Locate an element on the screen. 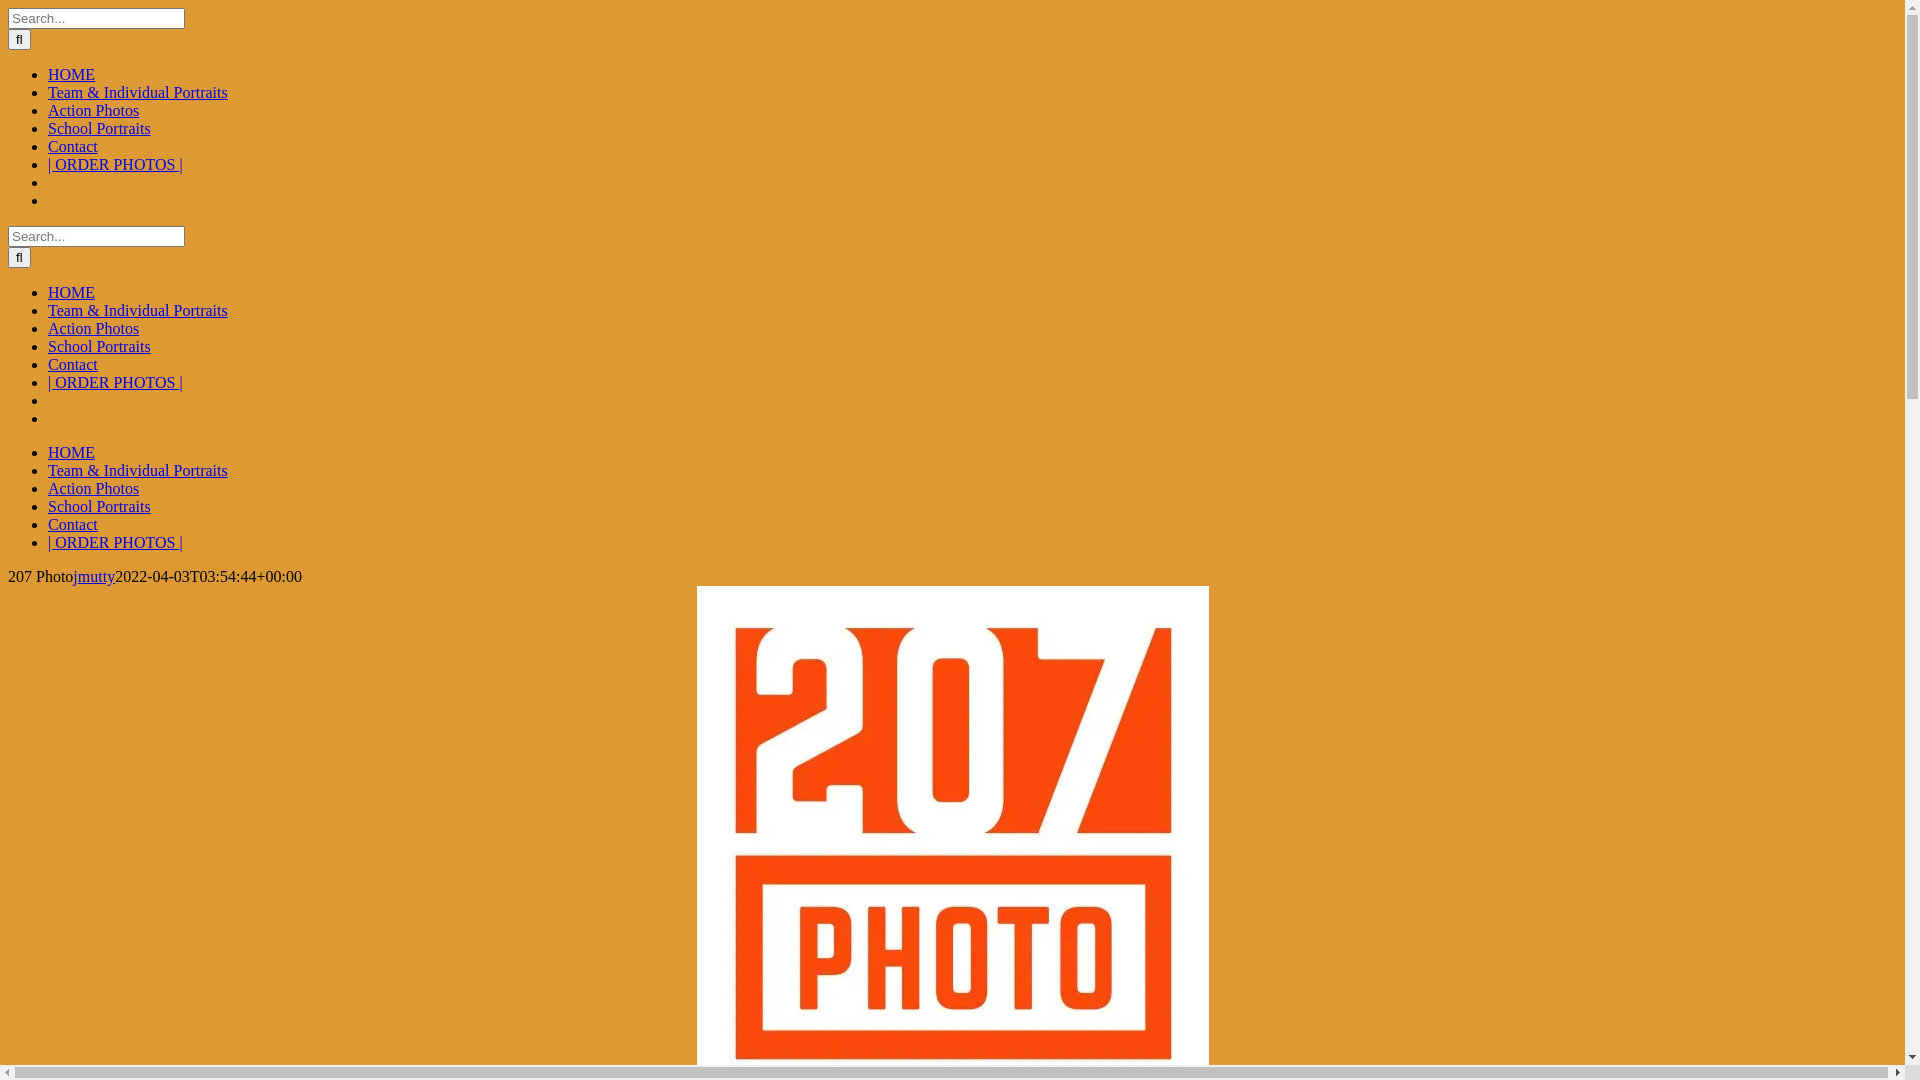  '| ORDER PHOTOS |' is located at coordinates (114, 163).